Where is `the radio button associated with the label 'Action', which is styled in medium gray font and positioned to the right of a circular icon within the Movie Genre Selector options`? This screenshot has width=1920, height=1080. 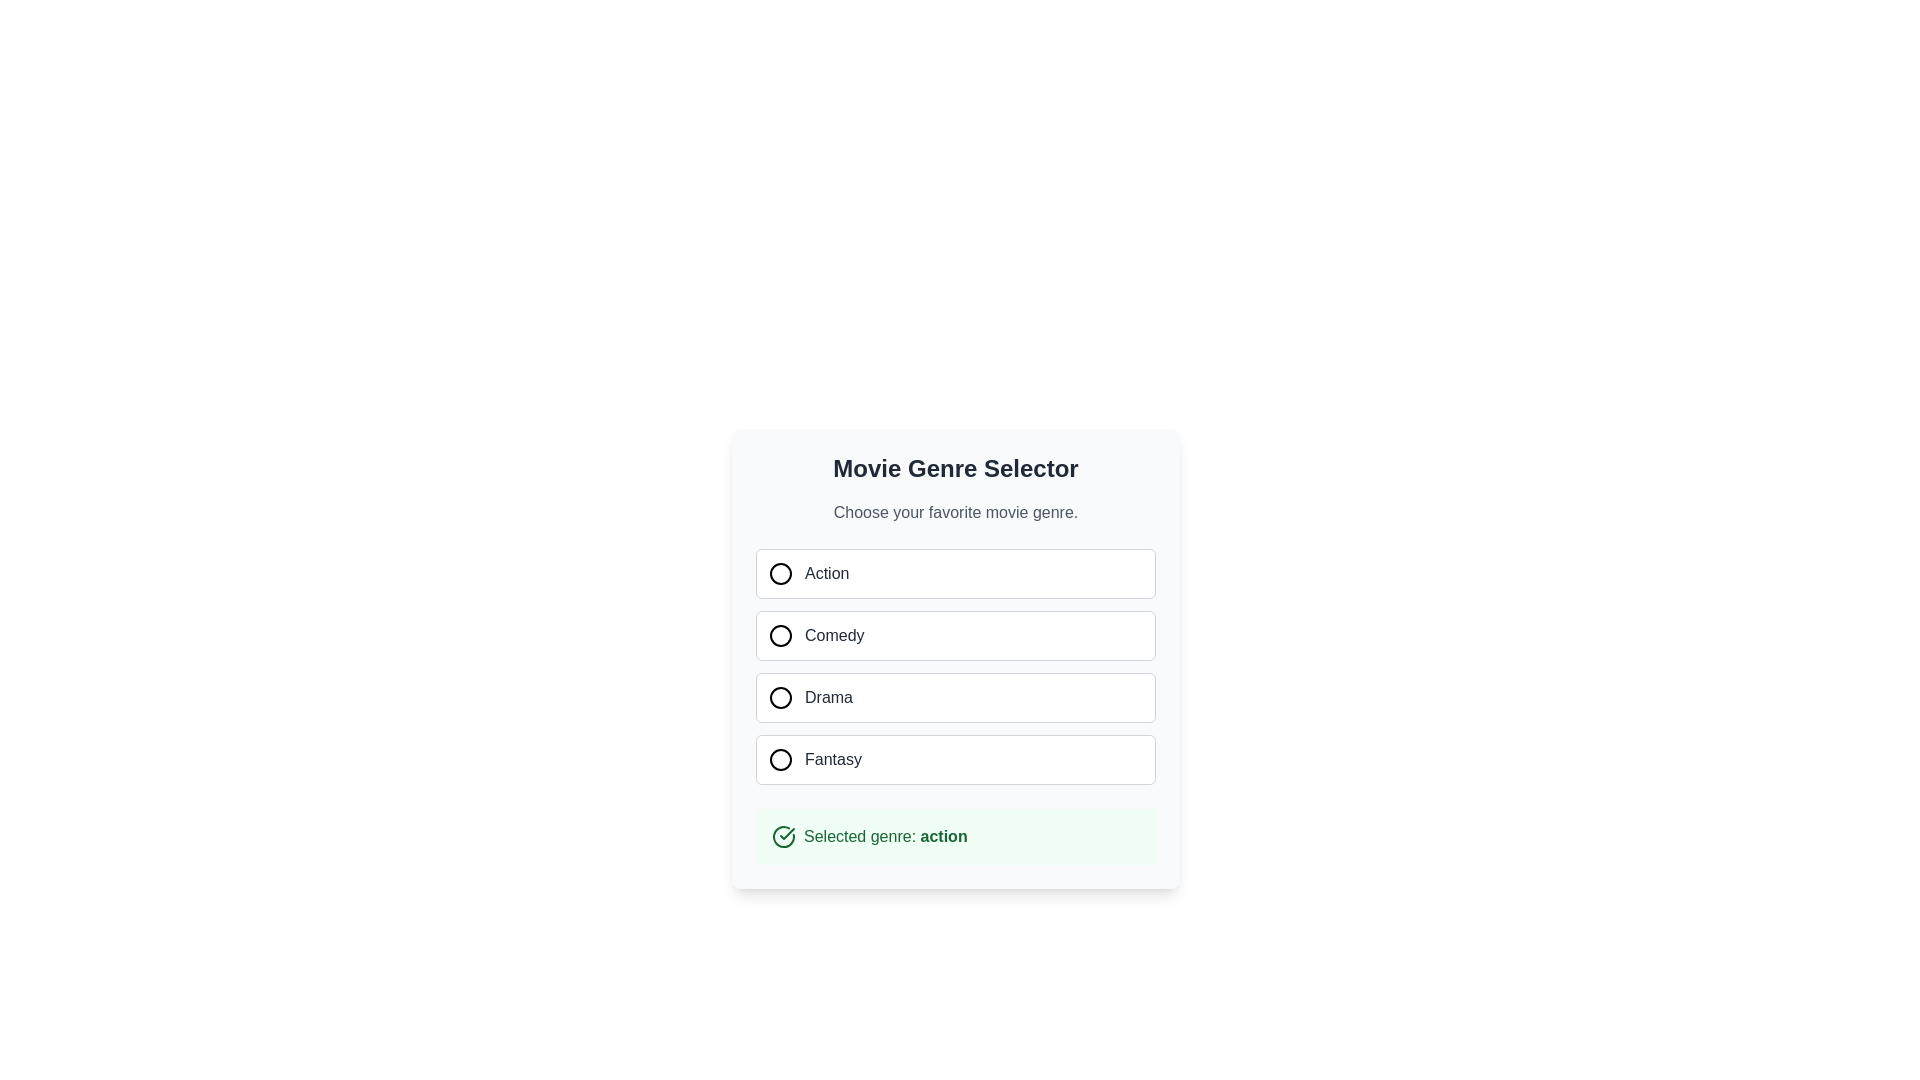 the radio button associated with the label 'Action', which is styled in medium gray font and positioned to the right of a circular icon within the Movie Genre Selector options is located at coordinates (809, 574).